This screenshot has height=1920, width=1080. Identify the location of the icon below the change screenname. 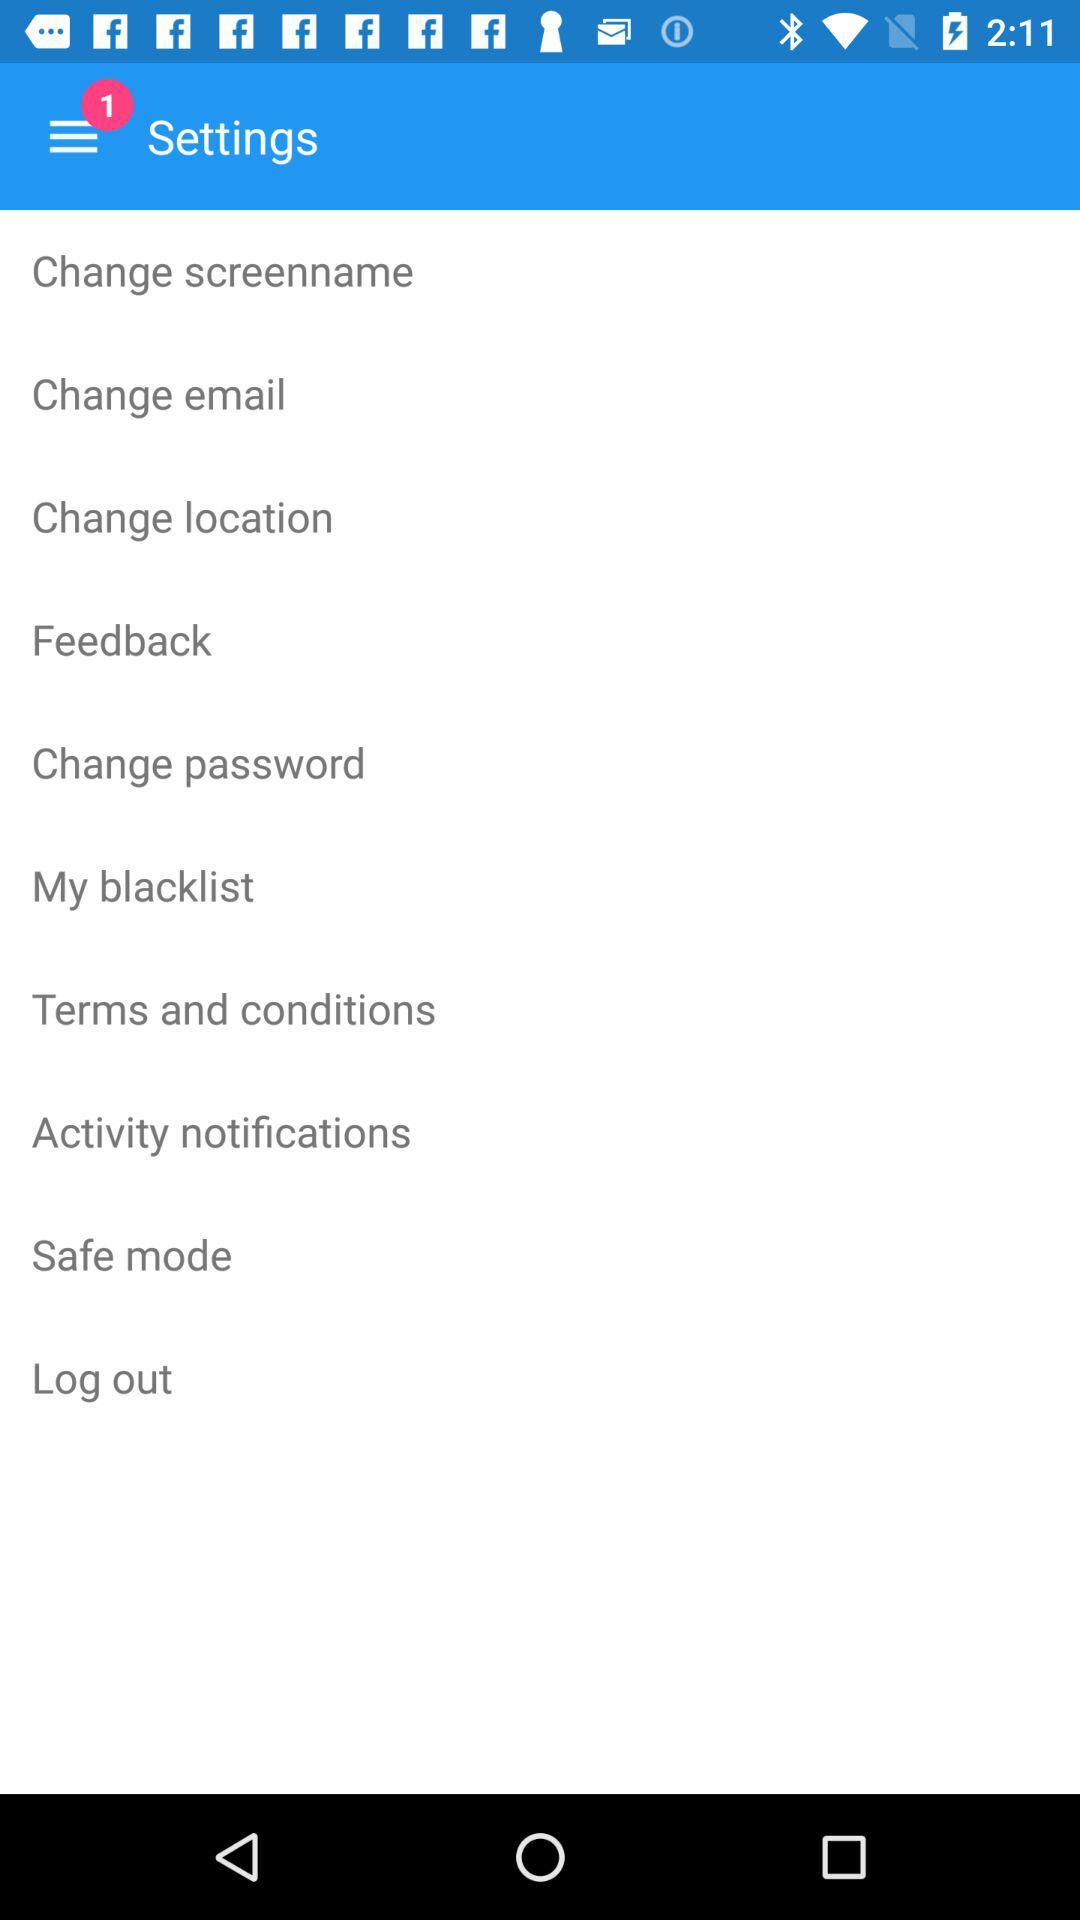
(540, 393).